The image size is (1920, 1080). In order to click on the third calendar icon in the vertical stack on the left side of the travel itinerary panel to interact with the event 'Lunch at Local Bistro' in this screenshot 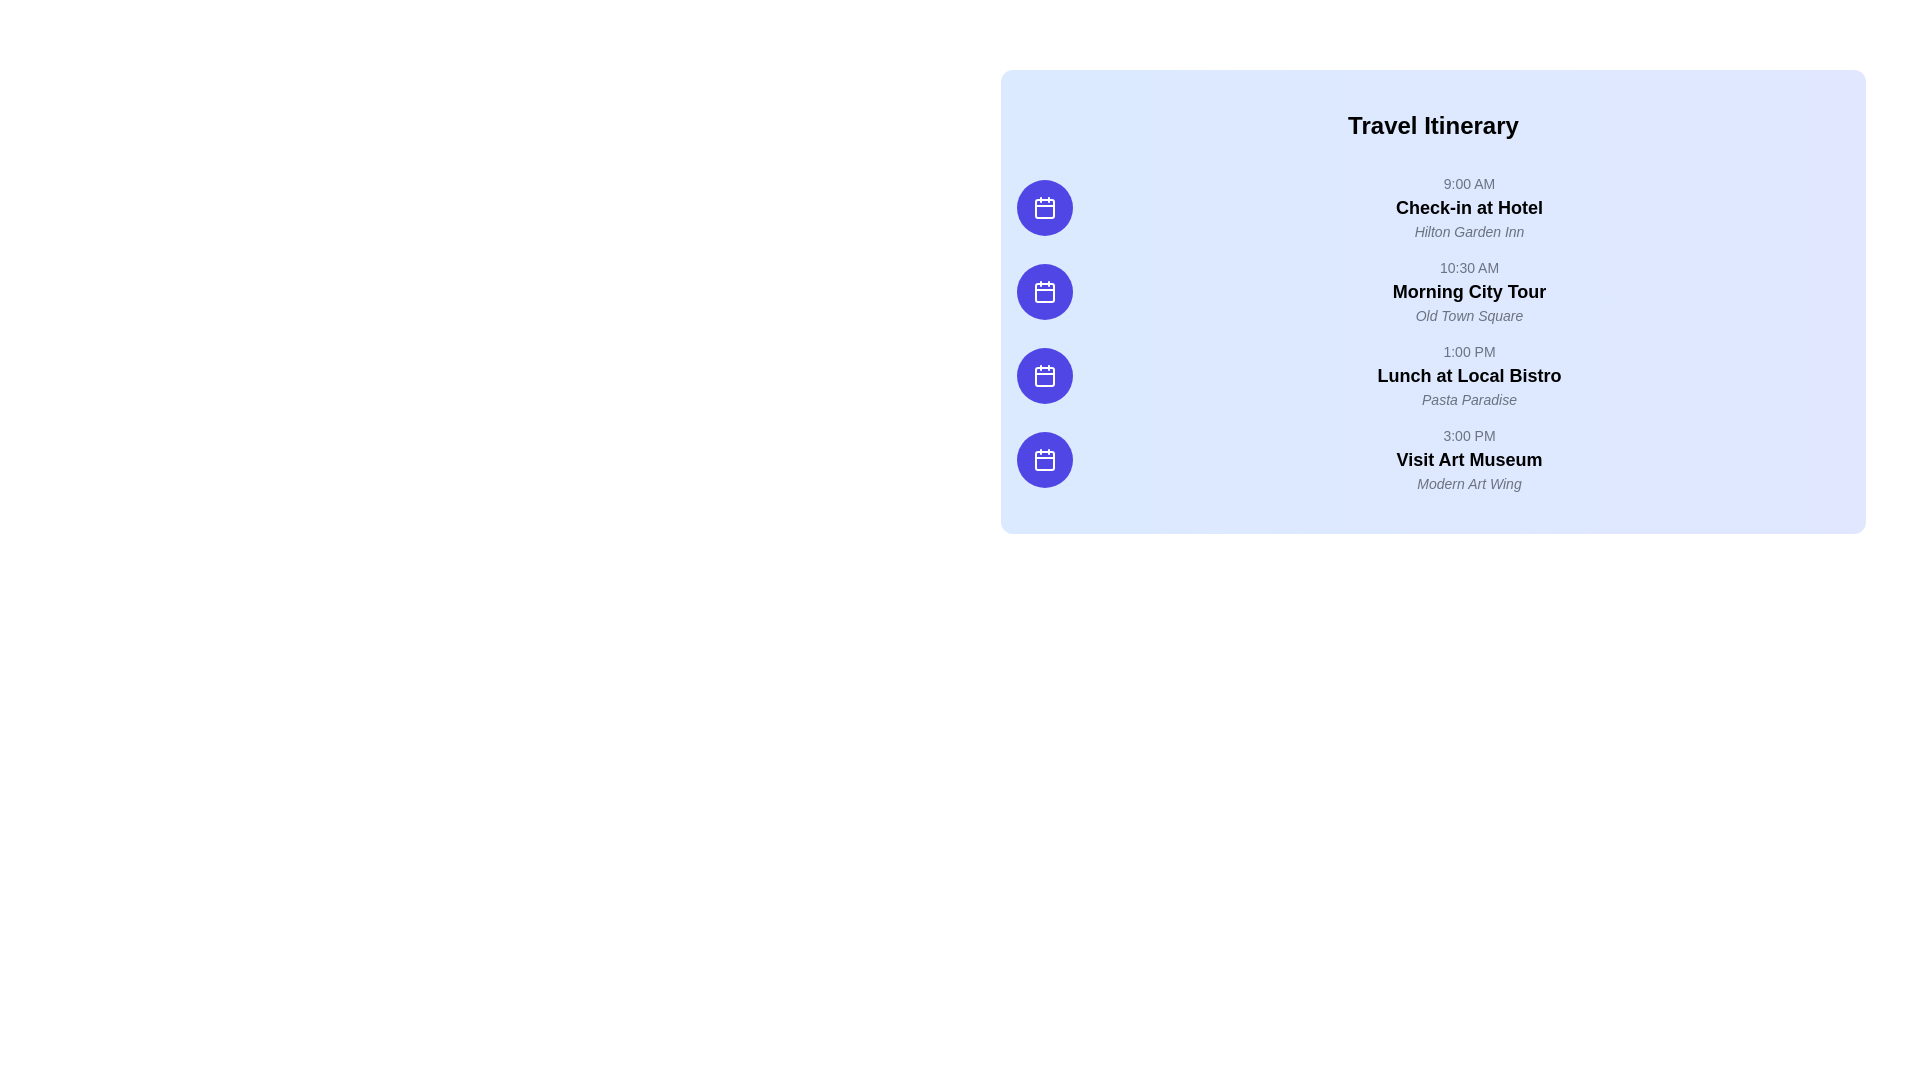, I will do `click(1044, 375)`.